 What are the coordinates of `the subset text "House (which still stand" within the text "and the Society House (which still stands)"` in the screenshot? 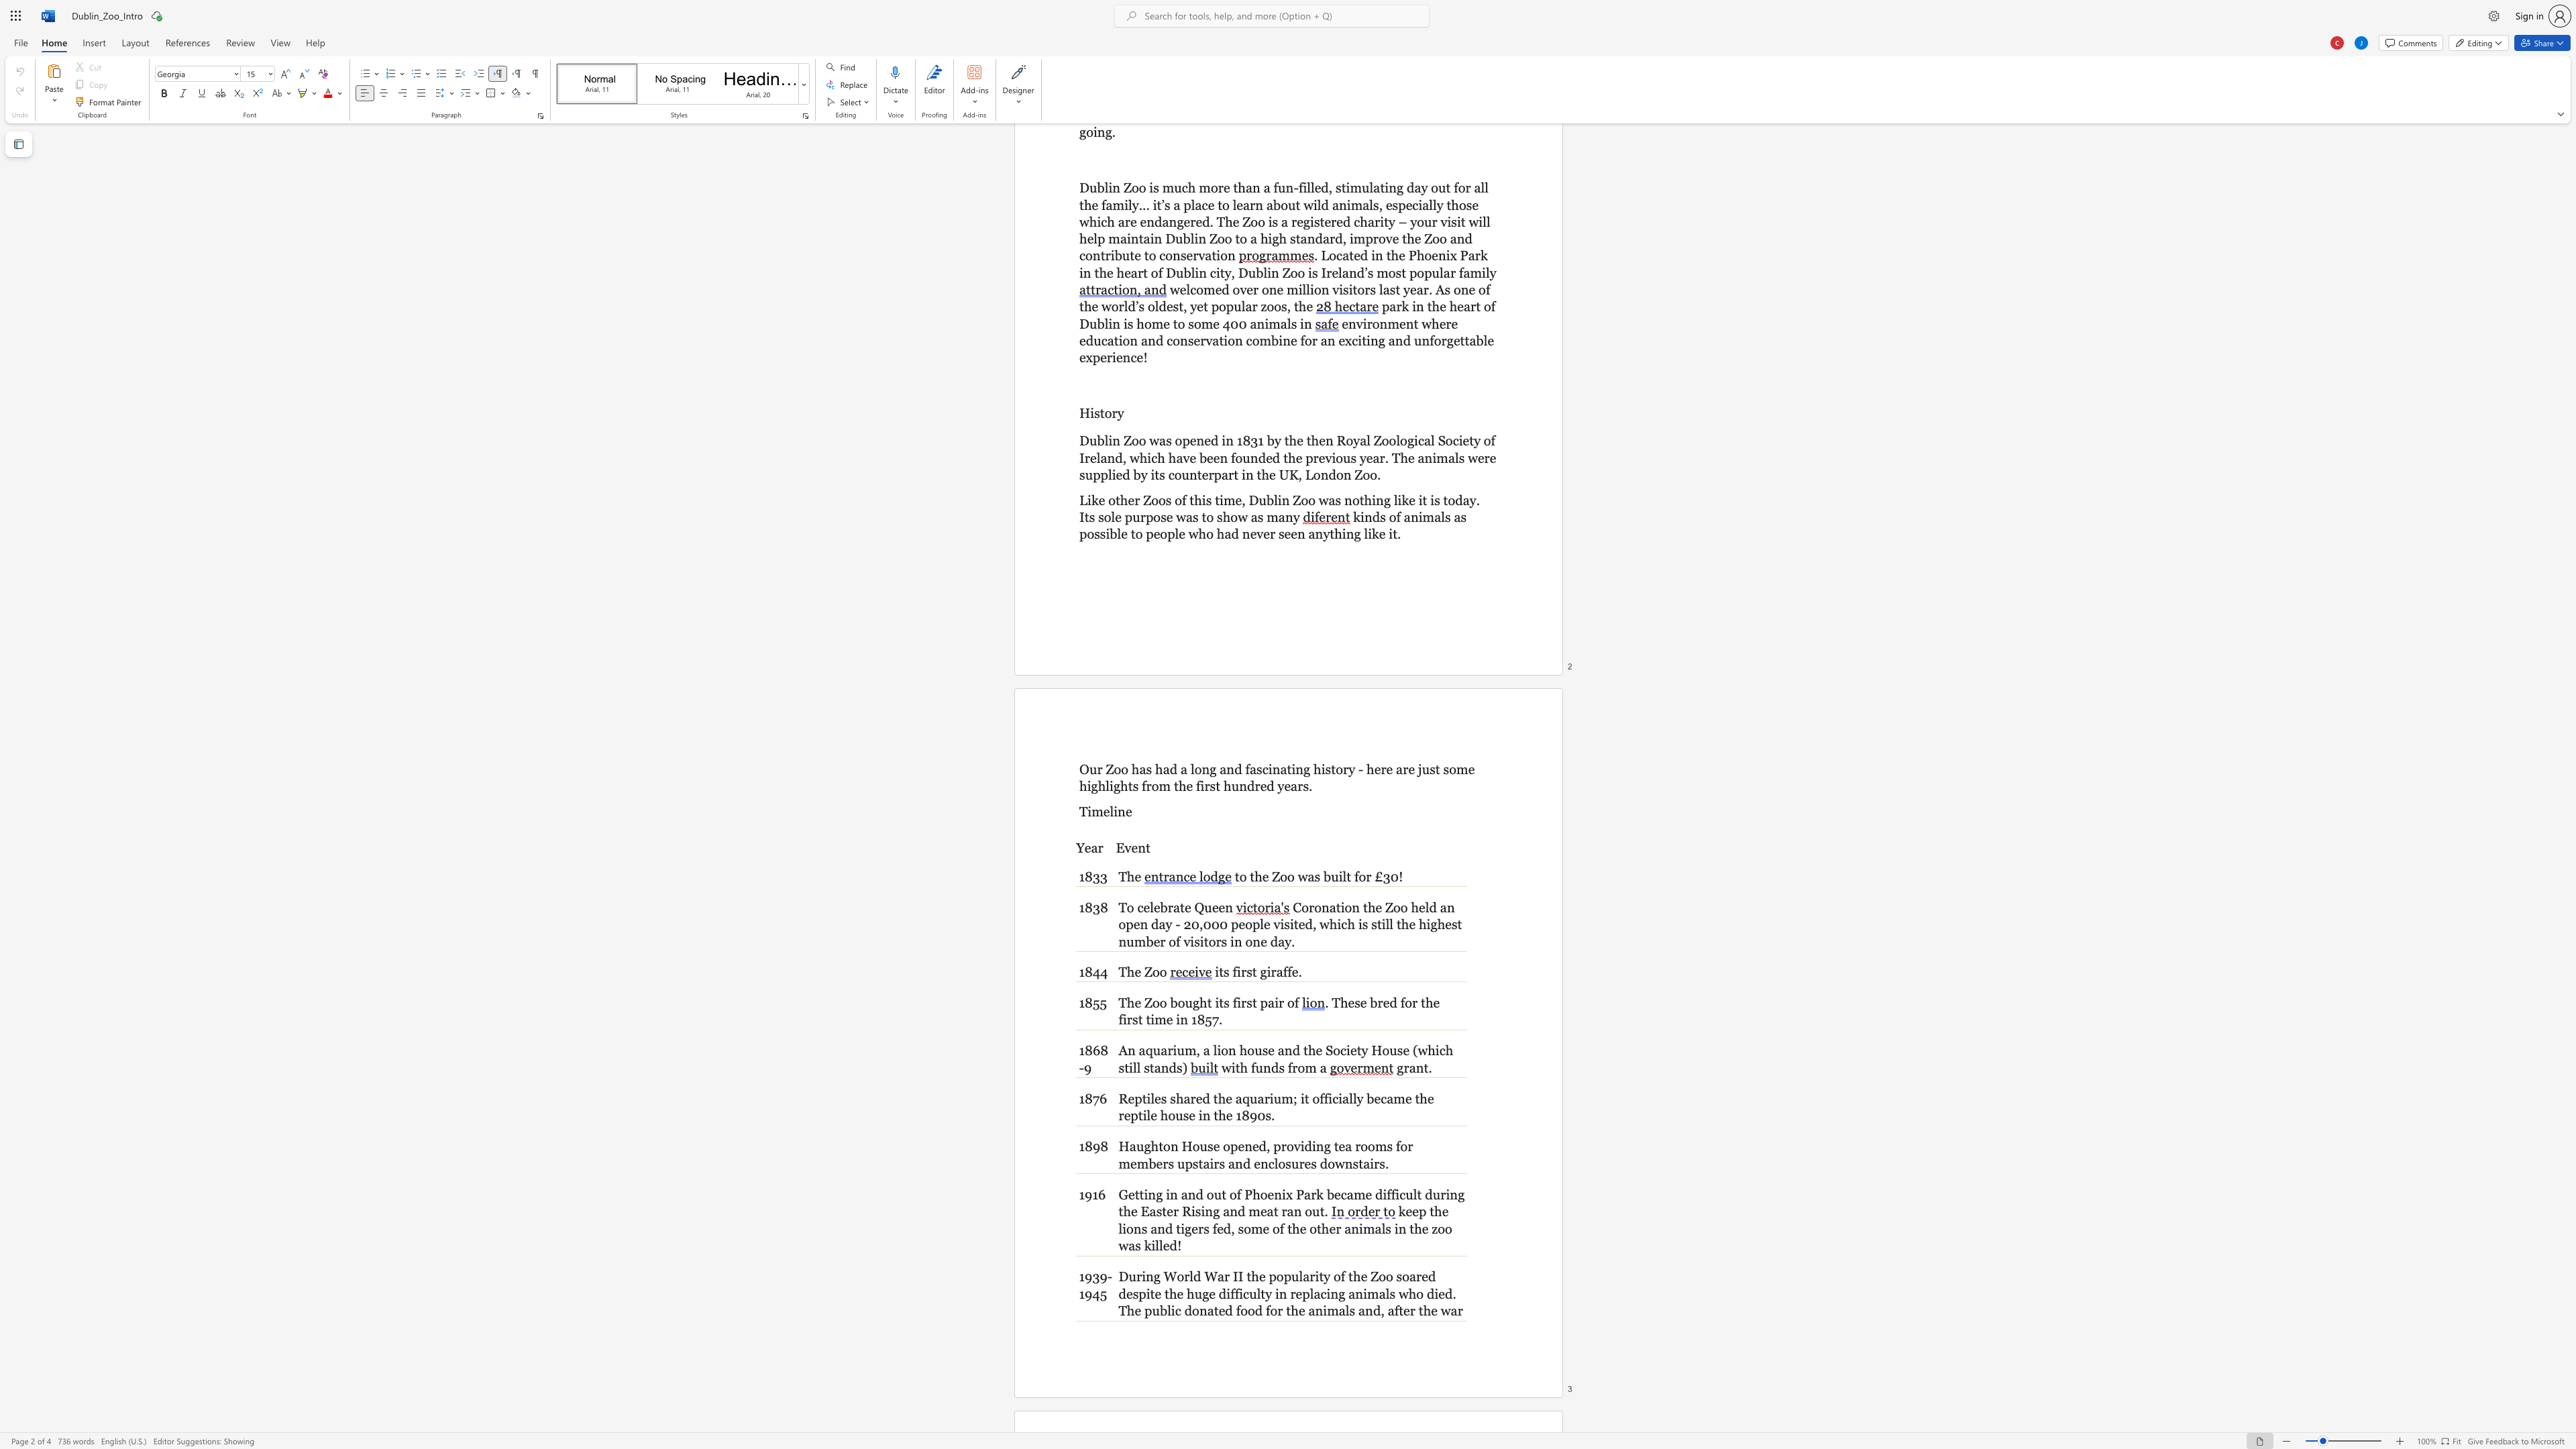 It's located at (1371, 1050).